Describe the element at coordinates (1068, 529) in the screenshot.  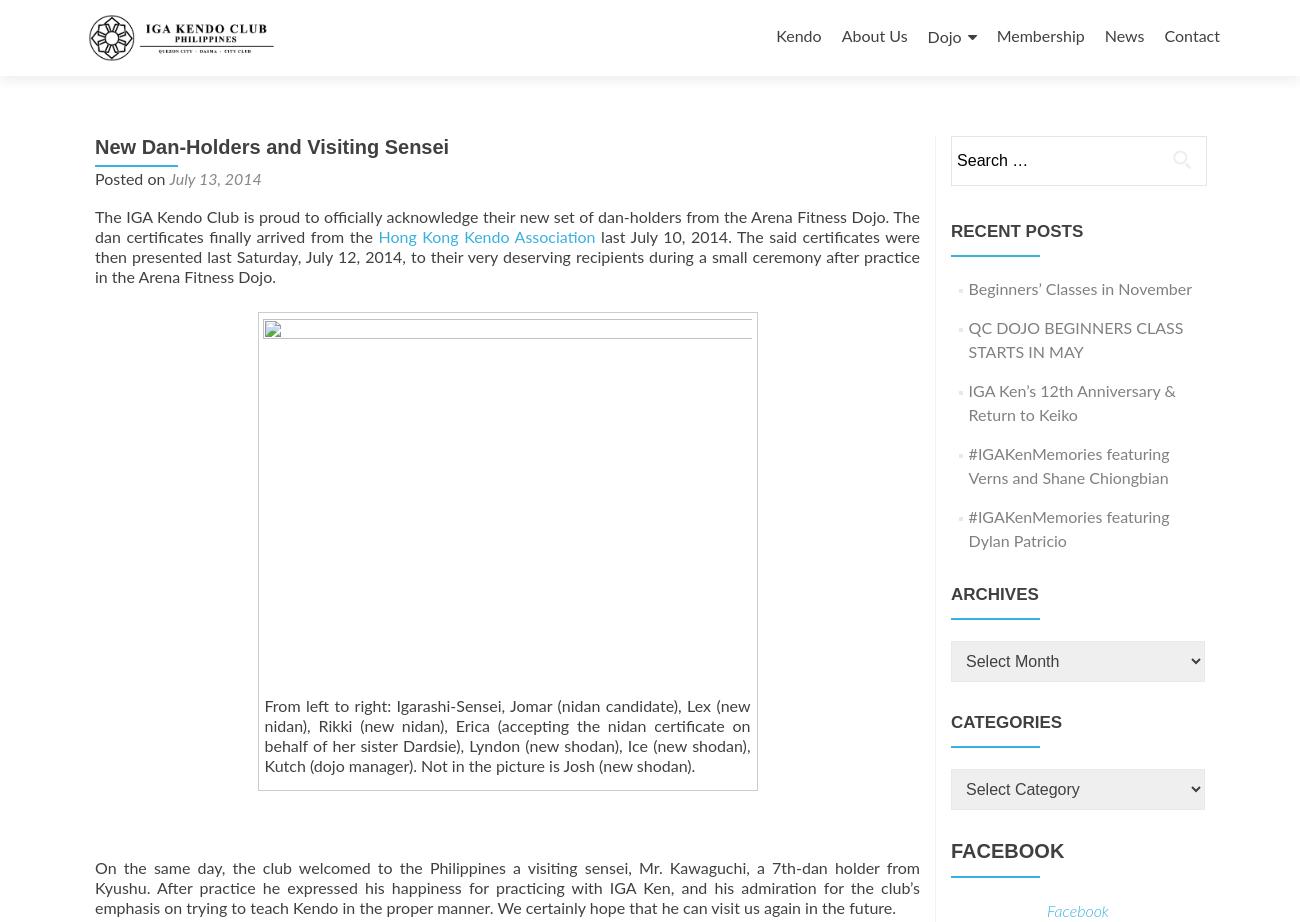
I see `'#IGAKenMemories featuring Dylan Patricio'` at that location.